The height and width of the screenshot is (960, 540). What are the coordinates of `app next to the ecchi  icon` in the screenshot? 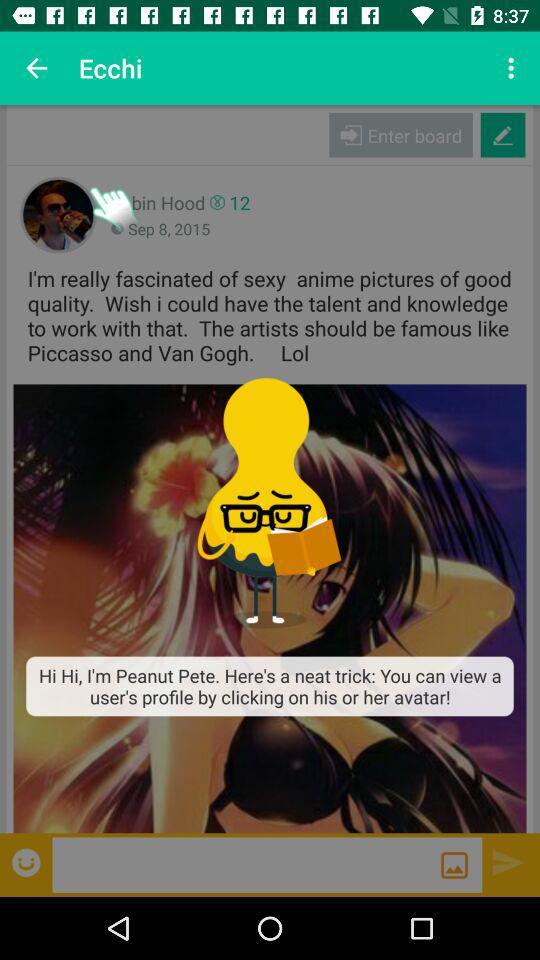 It's located at (513, 68).